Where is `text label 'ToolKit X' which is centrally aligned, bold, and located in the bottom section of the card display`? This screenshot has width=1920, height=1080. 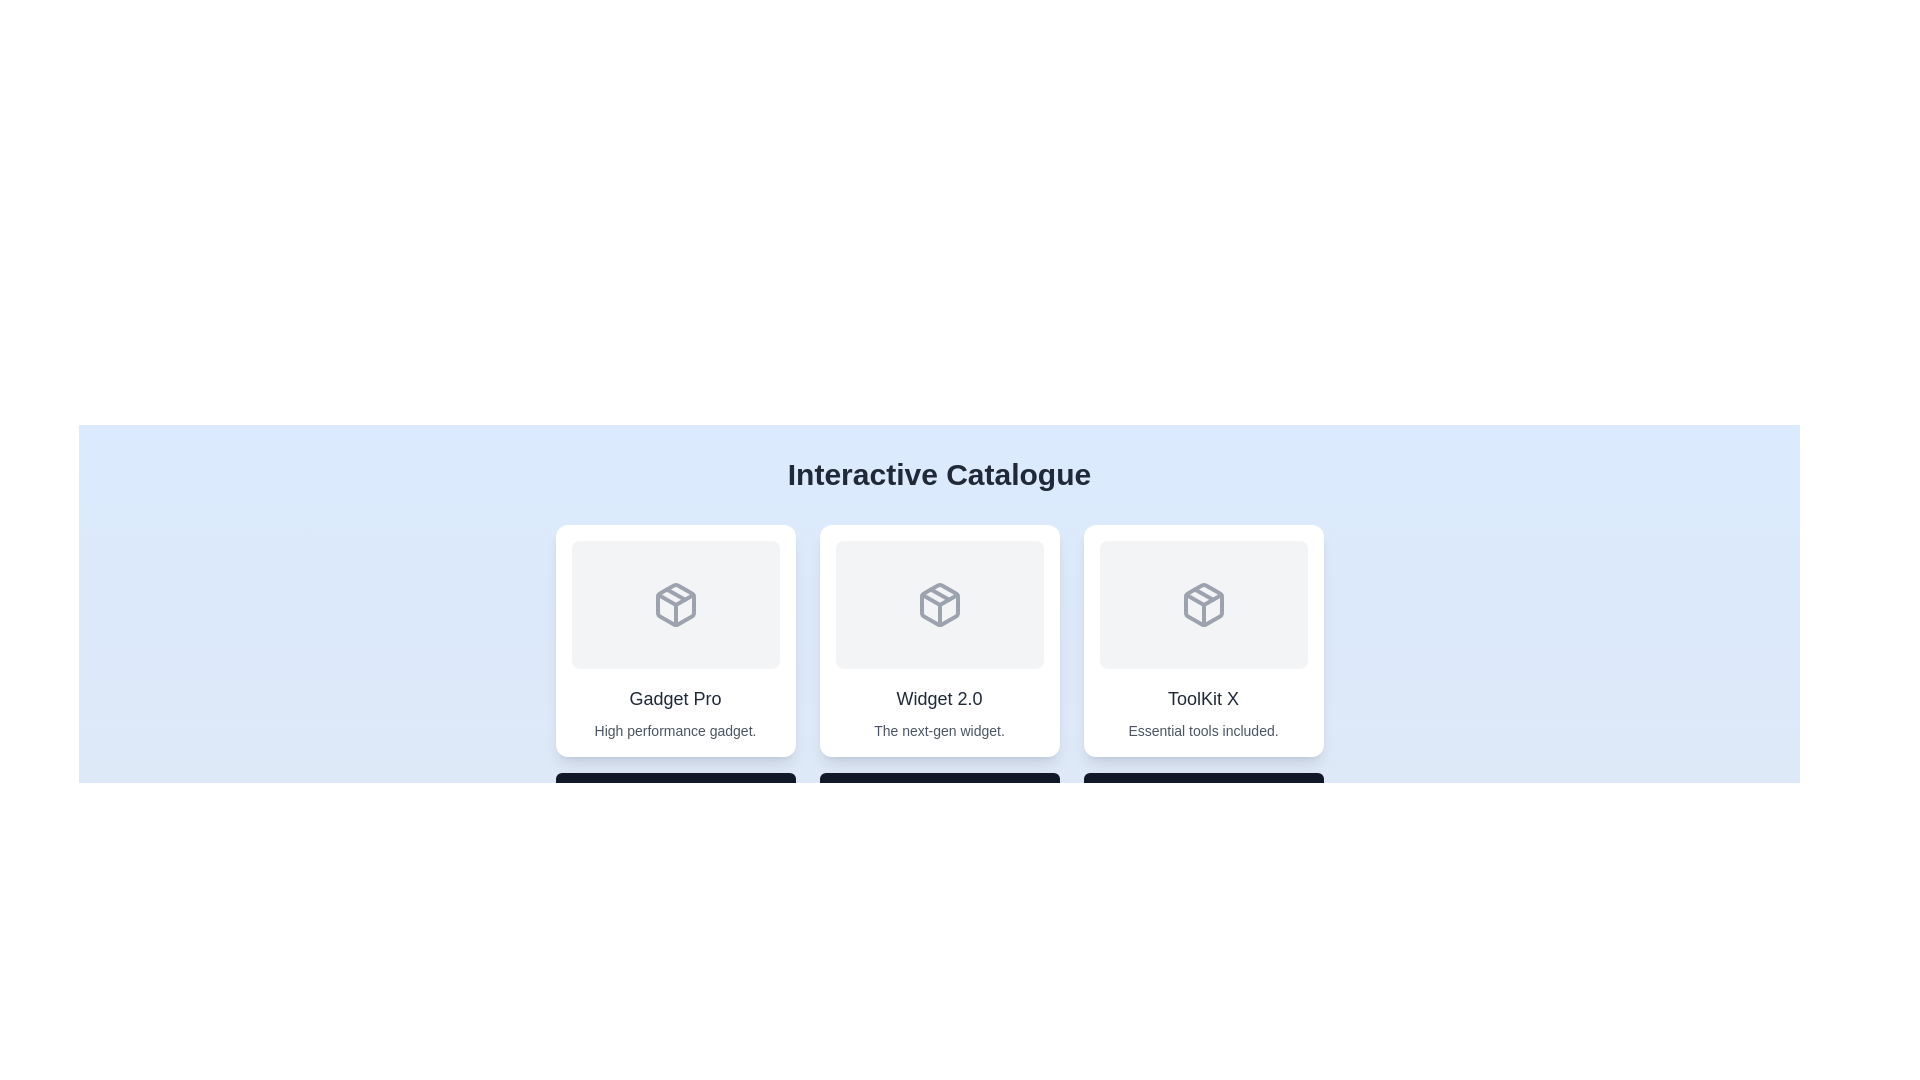
text label 'ToolKit X' which is centrally aligned, bold, and located in the bottom section of the card display is located at coordinates (1202, 697).